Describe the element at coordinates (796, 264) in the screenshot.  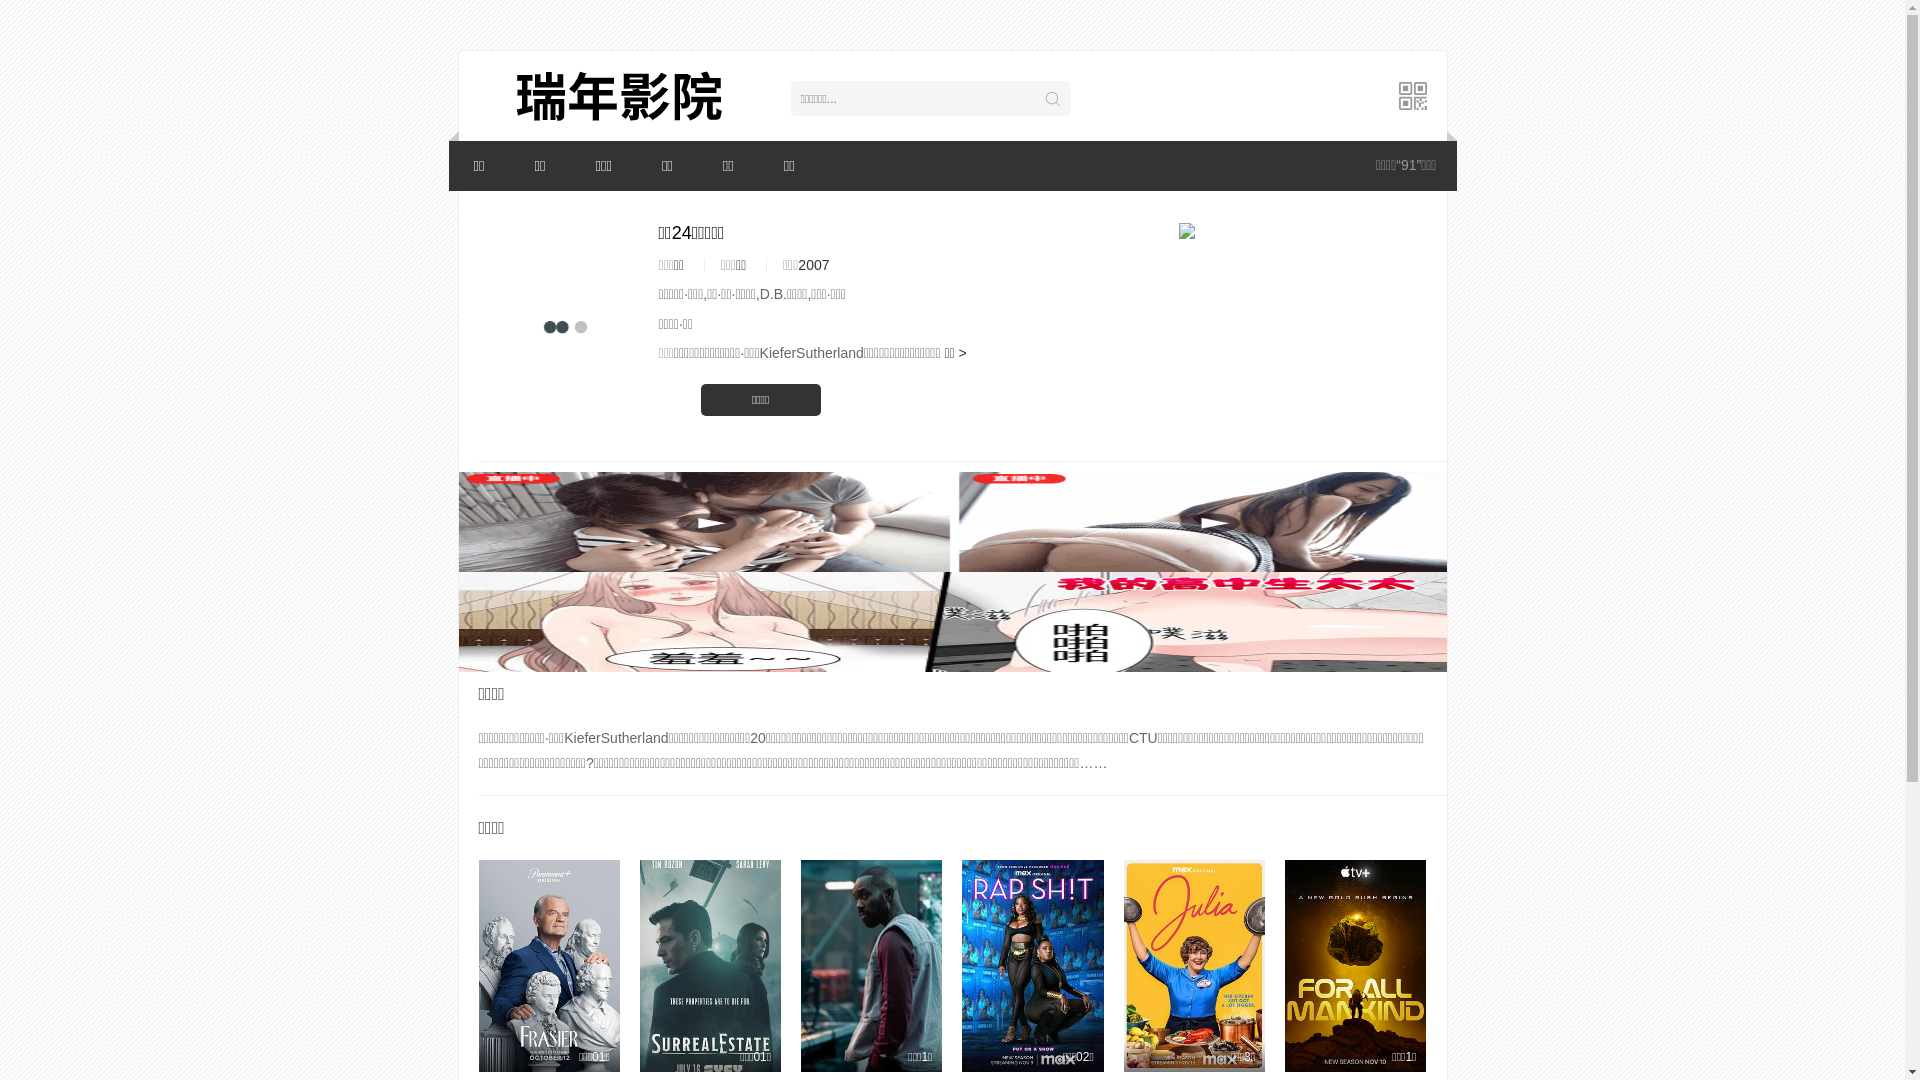
I see `'2007'` at that location.